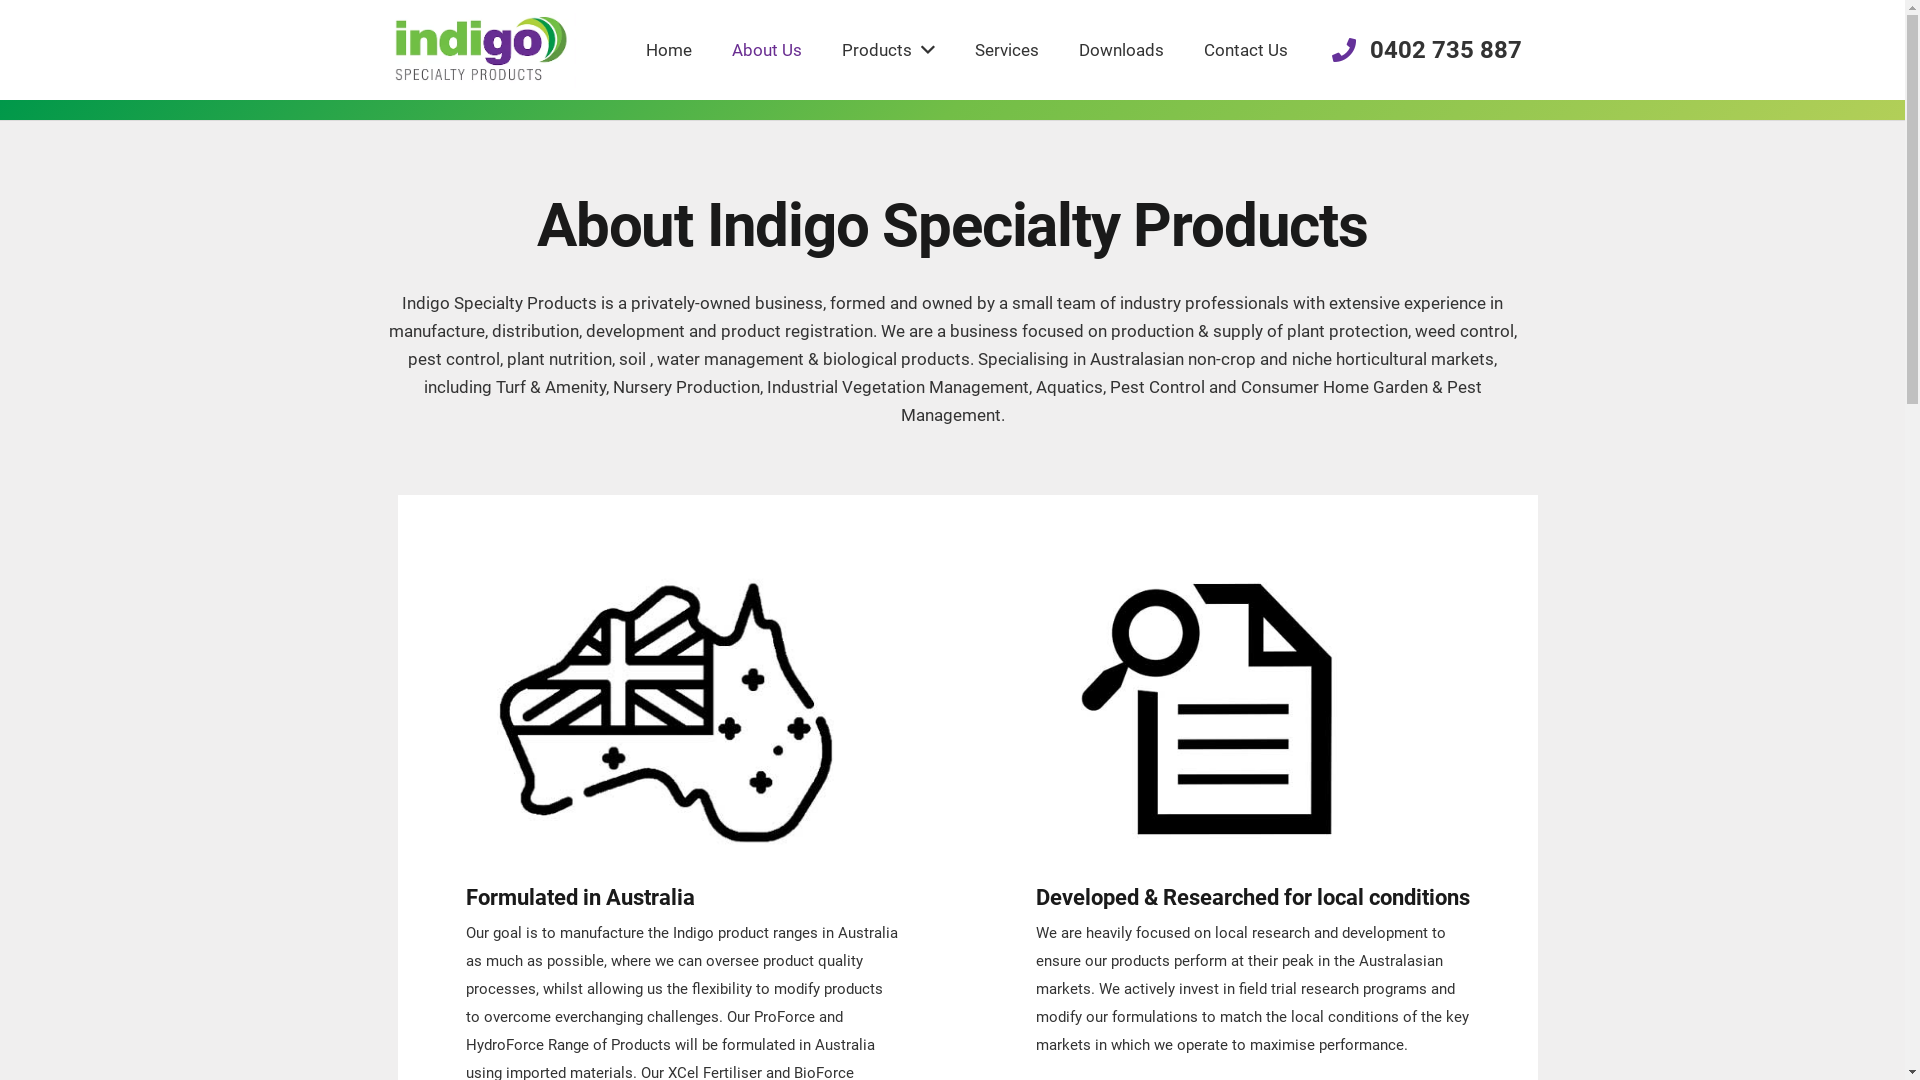  I want to click on 'Downloads', so click(1121, 49).